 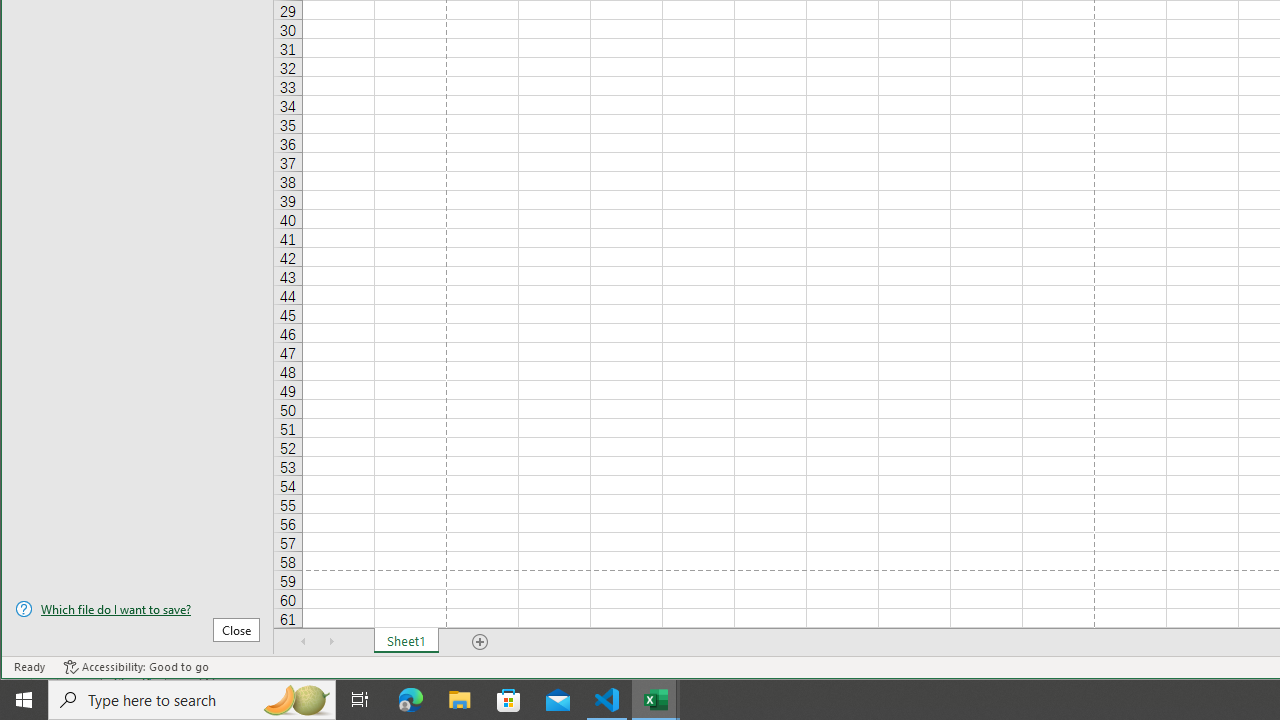 I want to click on 'Visual Studio Code - 1 running window', so click(x=606, y=698).